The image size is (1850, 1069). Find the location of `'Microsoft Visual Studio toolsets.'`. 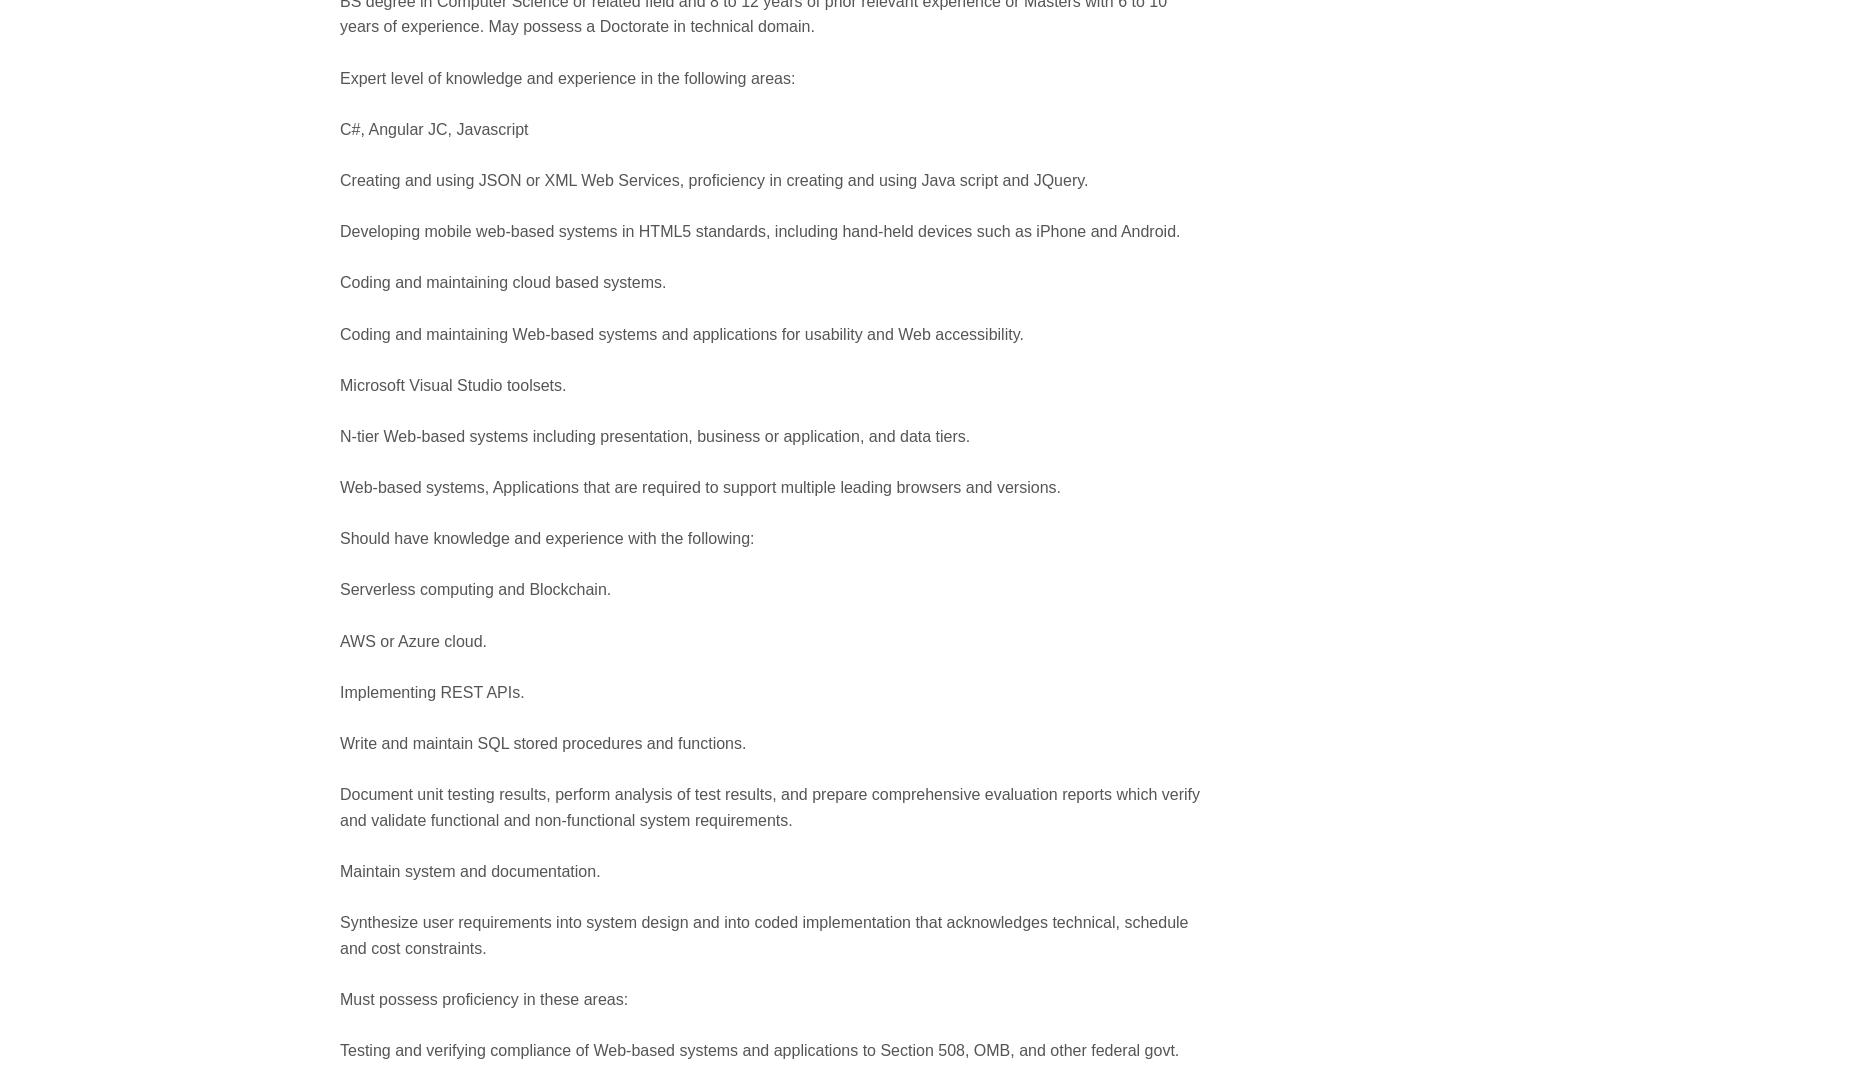

'Microsoft Visual Studio toolsets.' is located at coordinates (339, 384).